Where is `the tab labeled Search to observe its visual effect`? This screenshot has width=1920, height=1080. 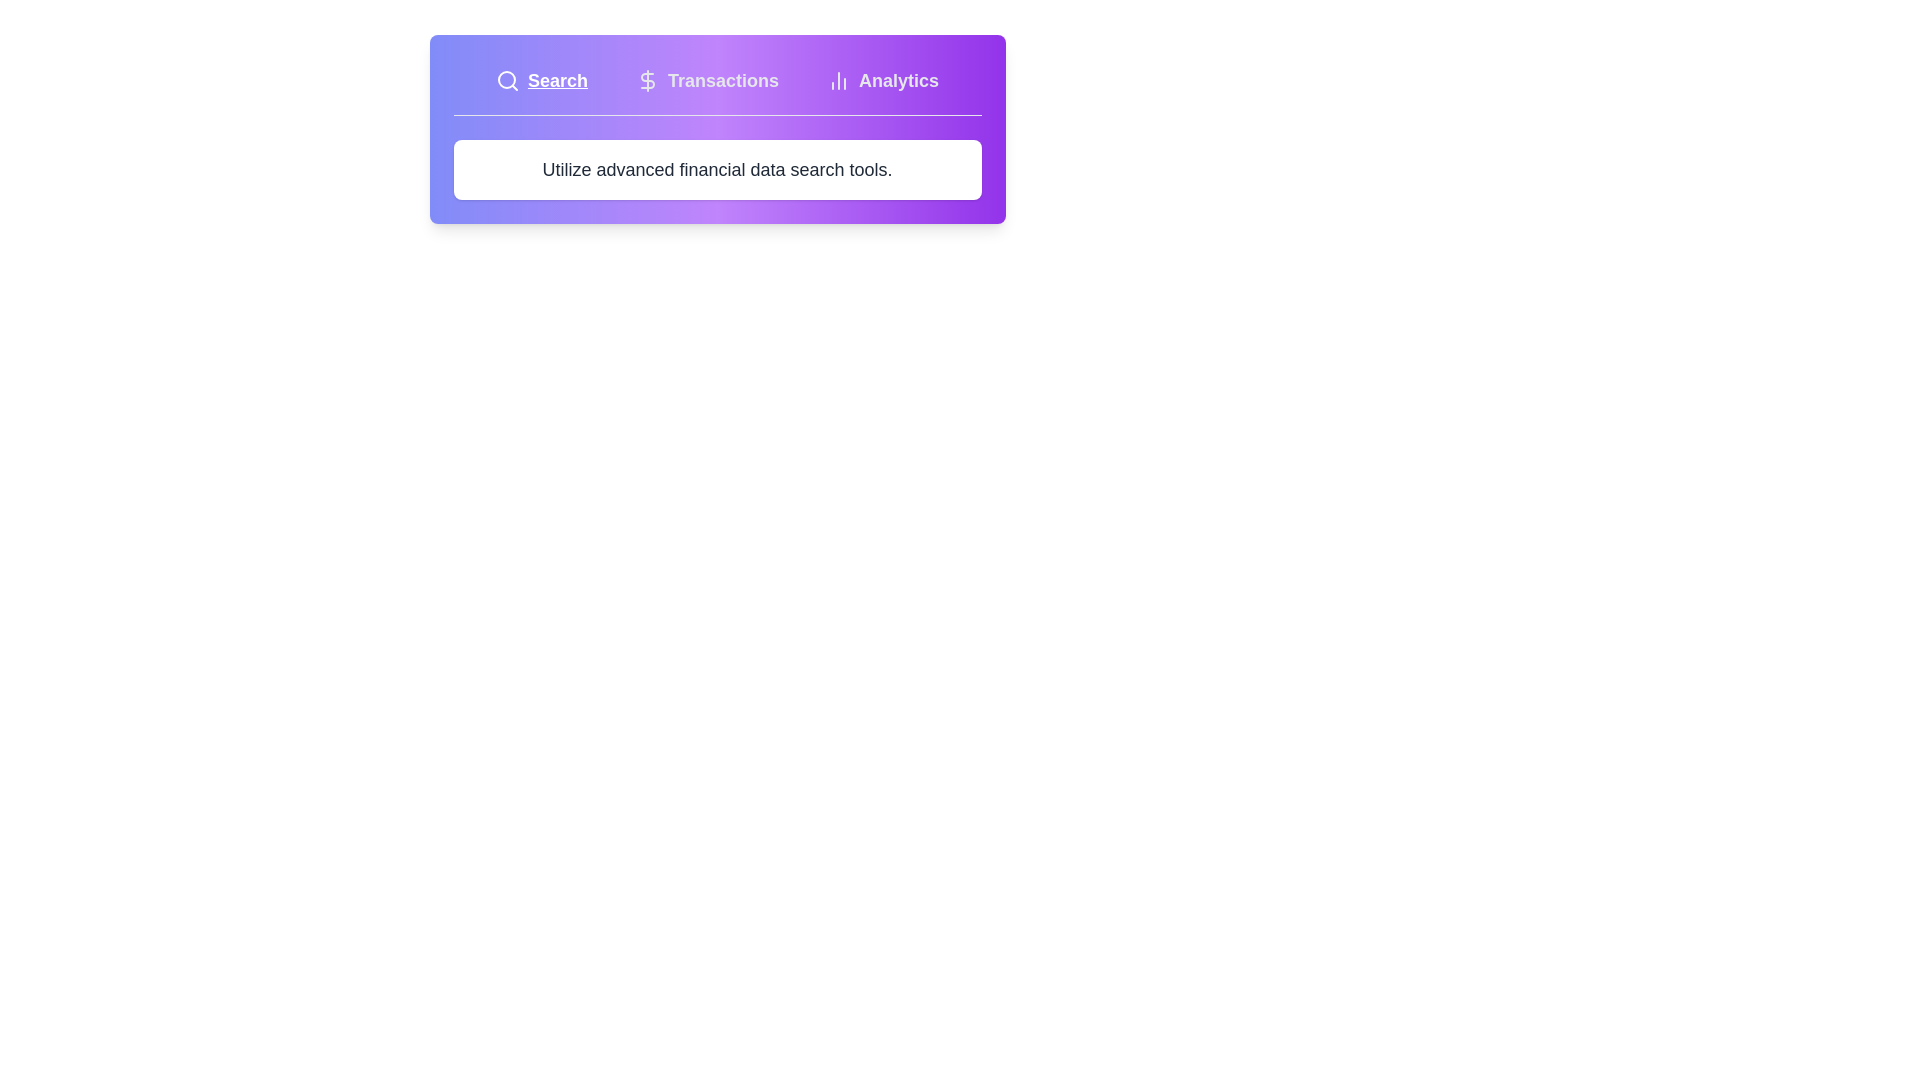
the tab labeled Search to observe its visual effect is located at coordinates (542, 80).